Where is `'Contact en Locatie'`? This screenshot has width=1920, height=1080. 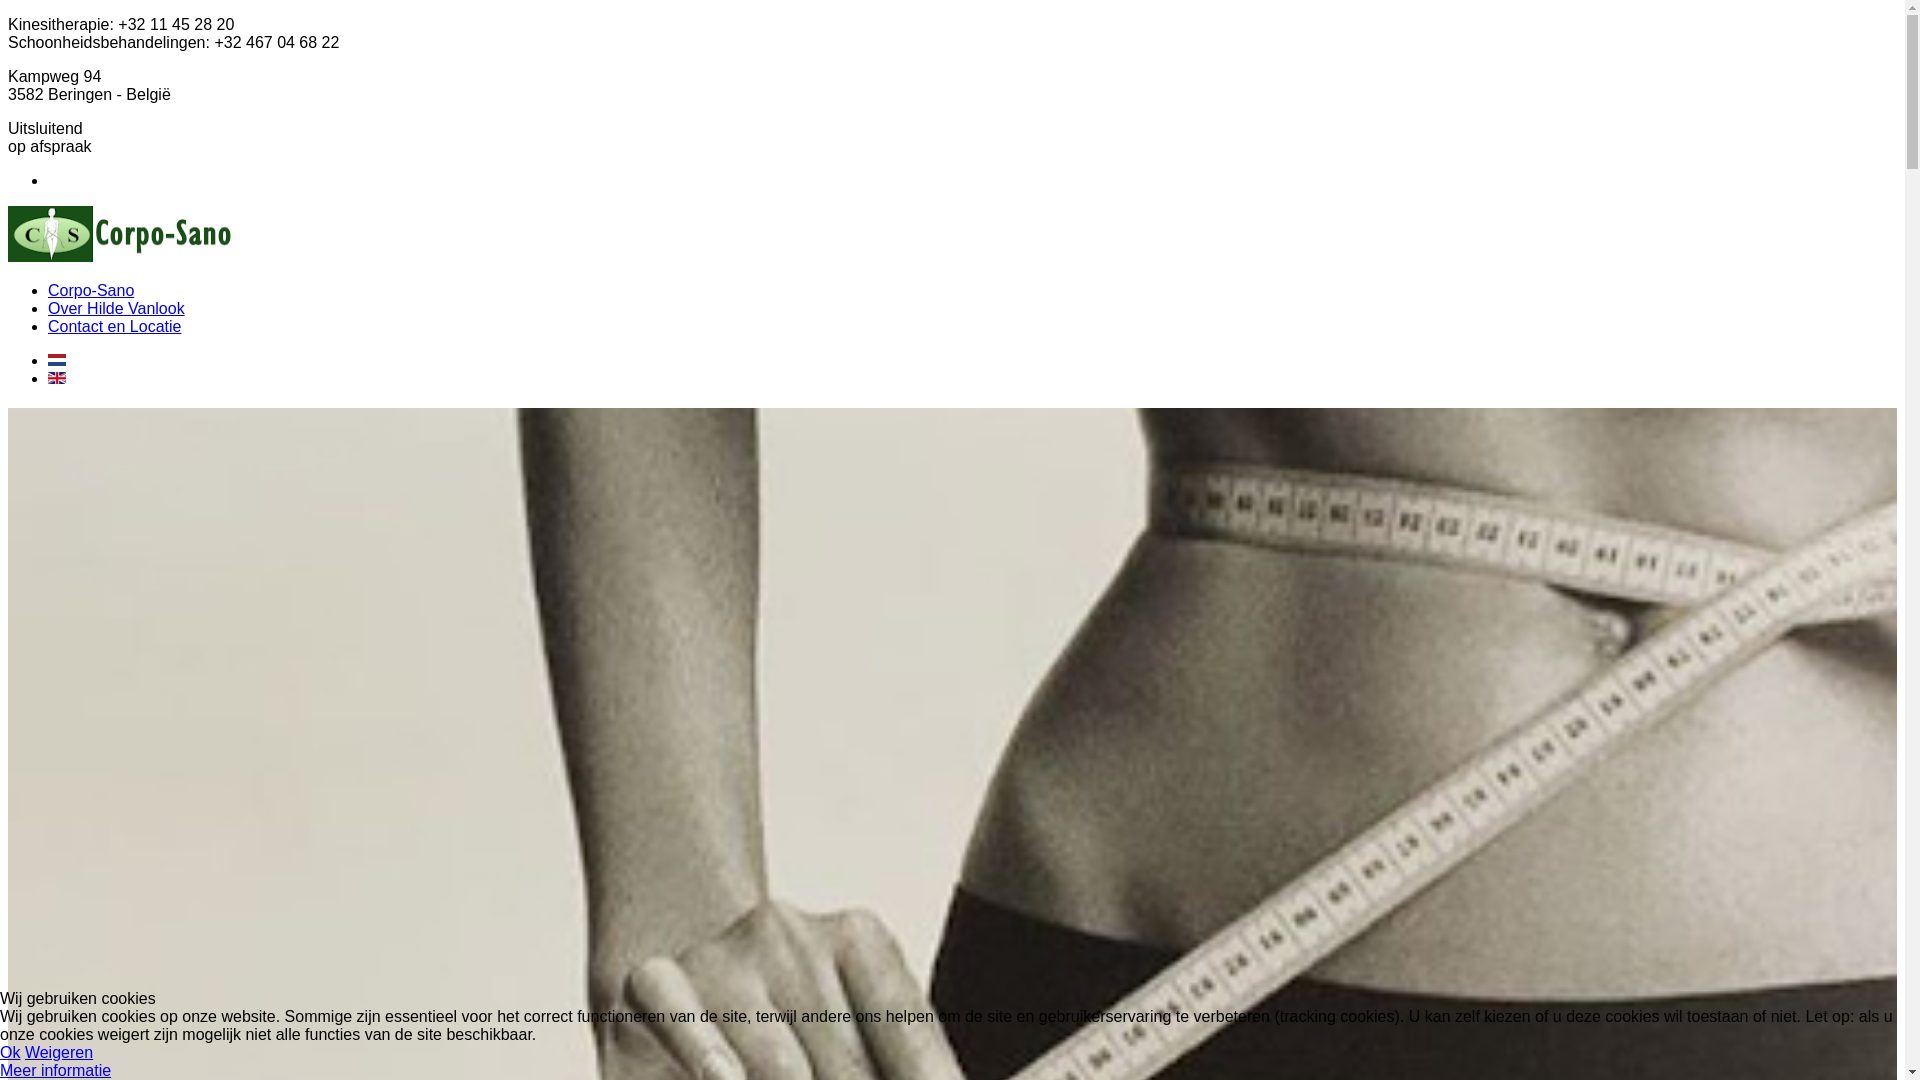
'Contact en Locatie' is located at coordinates (113, 325).